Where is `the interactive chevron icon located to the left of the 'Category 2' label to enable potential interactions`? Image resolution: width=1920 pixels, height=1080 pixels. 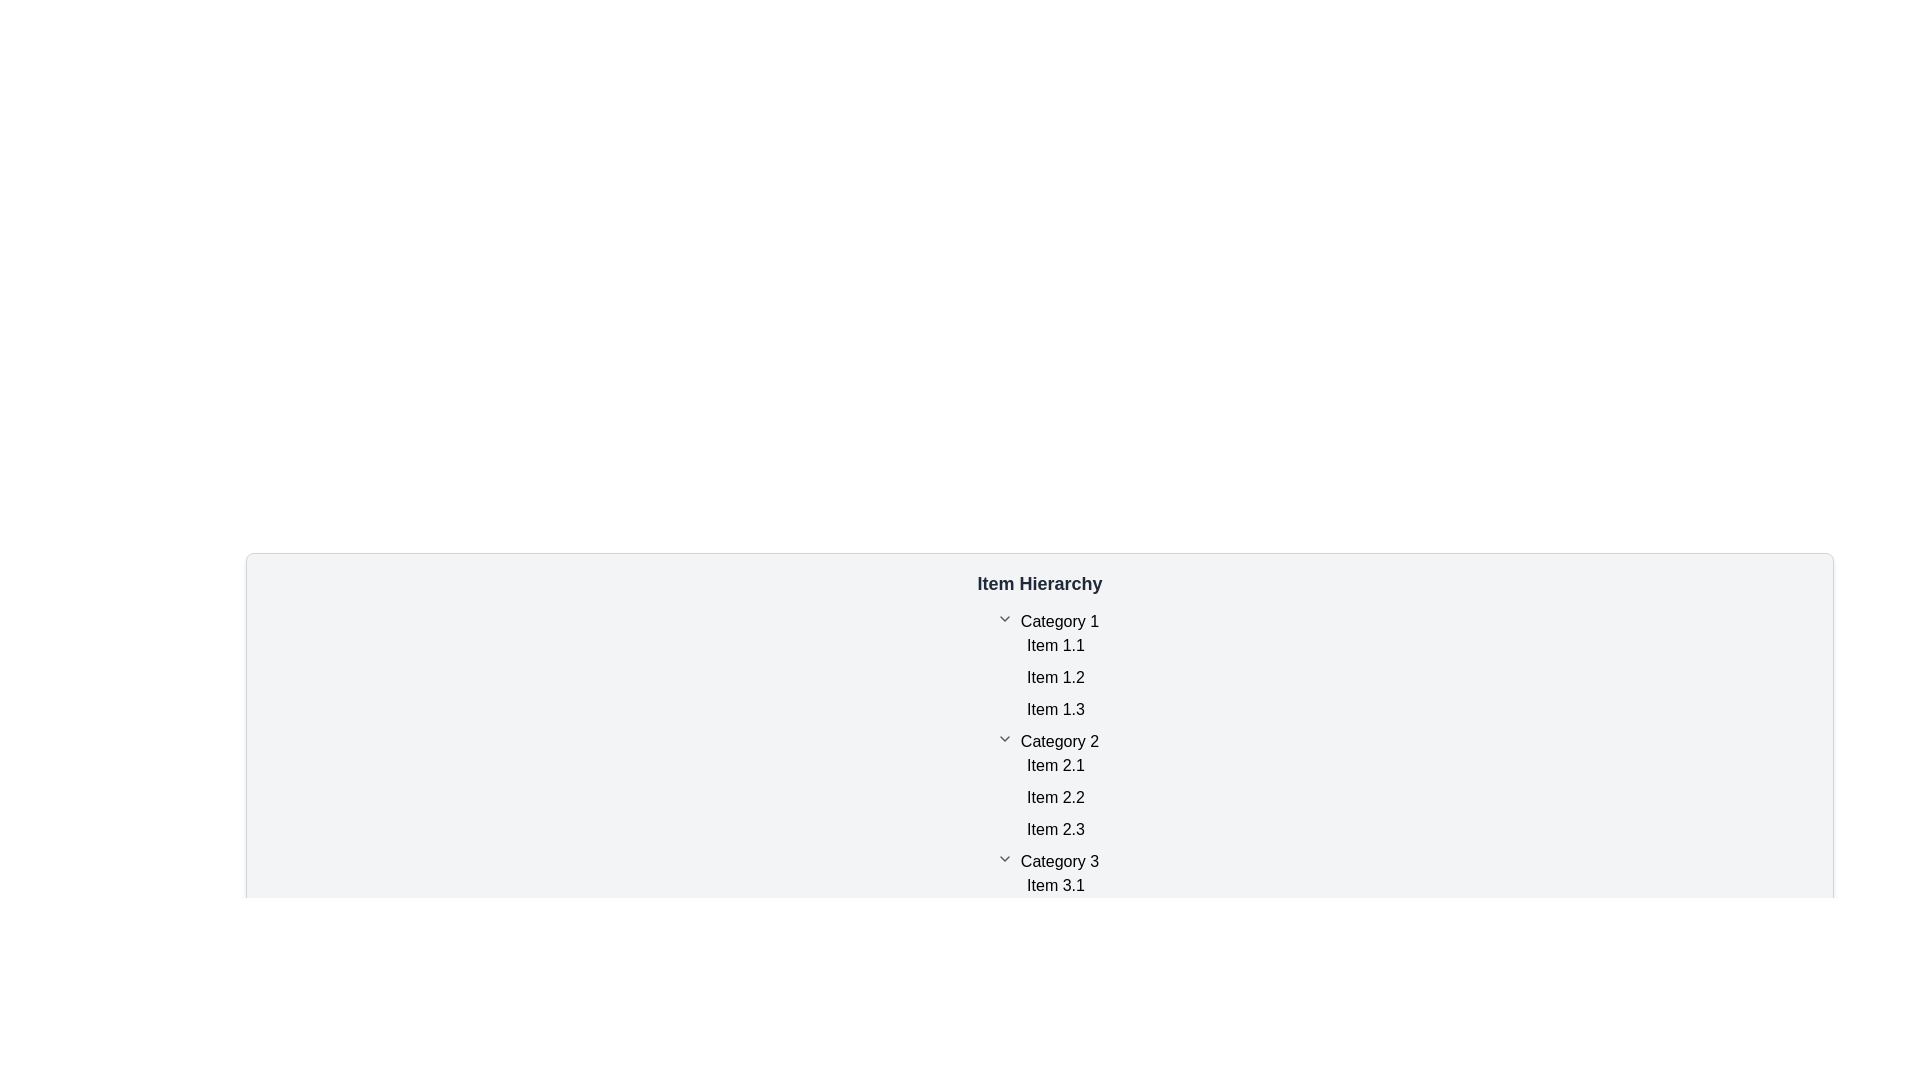
the interactive chevron icon located to the left of the 'Category 2' label to enable potential interactions is located at coordinates (1004, 739).